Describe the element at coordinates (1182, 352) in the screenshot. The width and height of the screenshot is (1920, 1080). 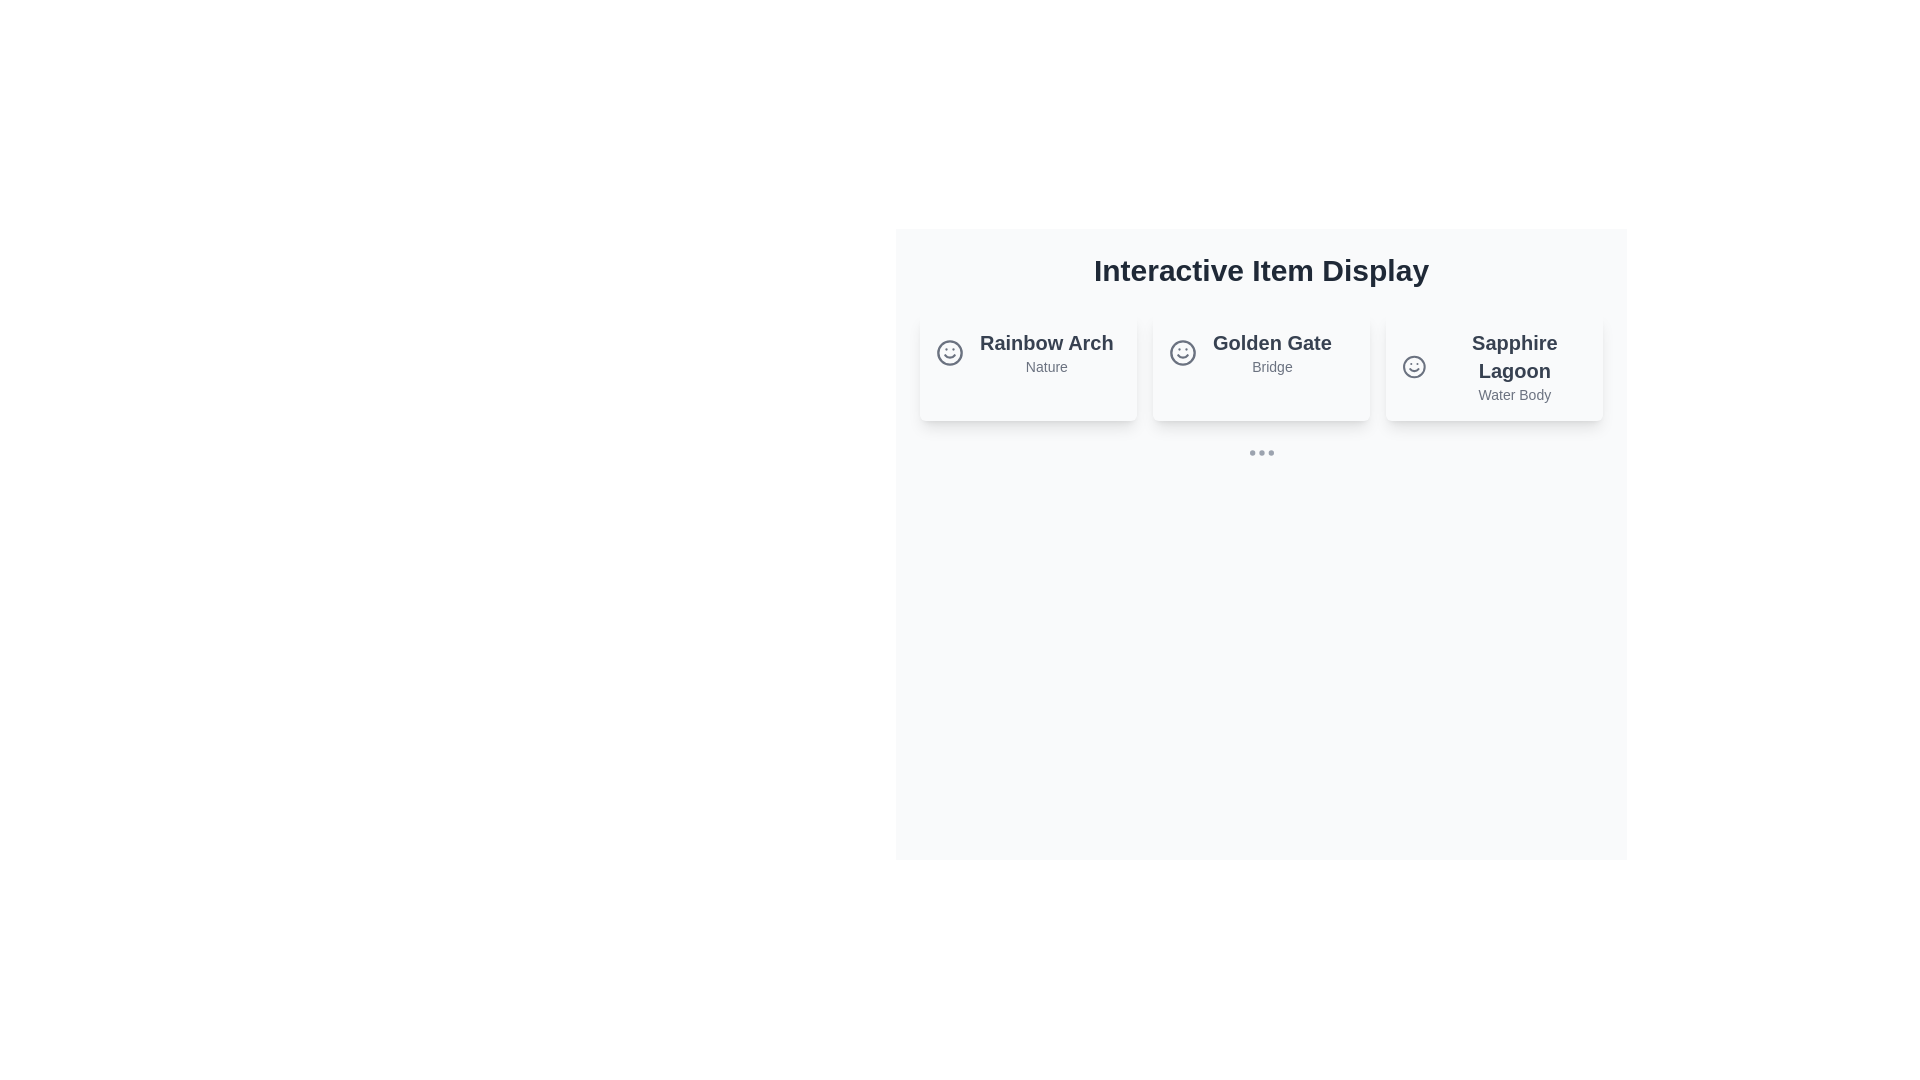
I see `the smiling face icon located to the left of the 'Golden Gate' label in the second card of the 'Interactive Item Display'` at that location.